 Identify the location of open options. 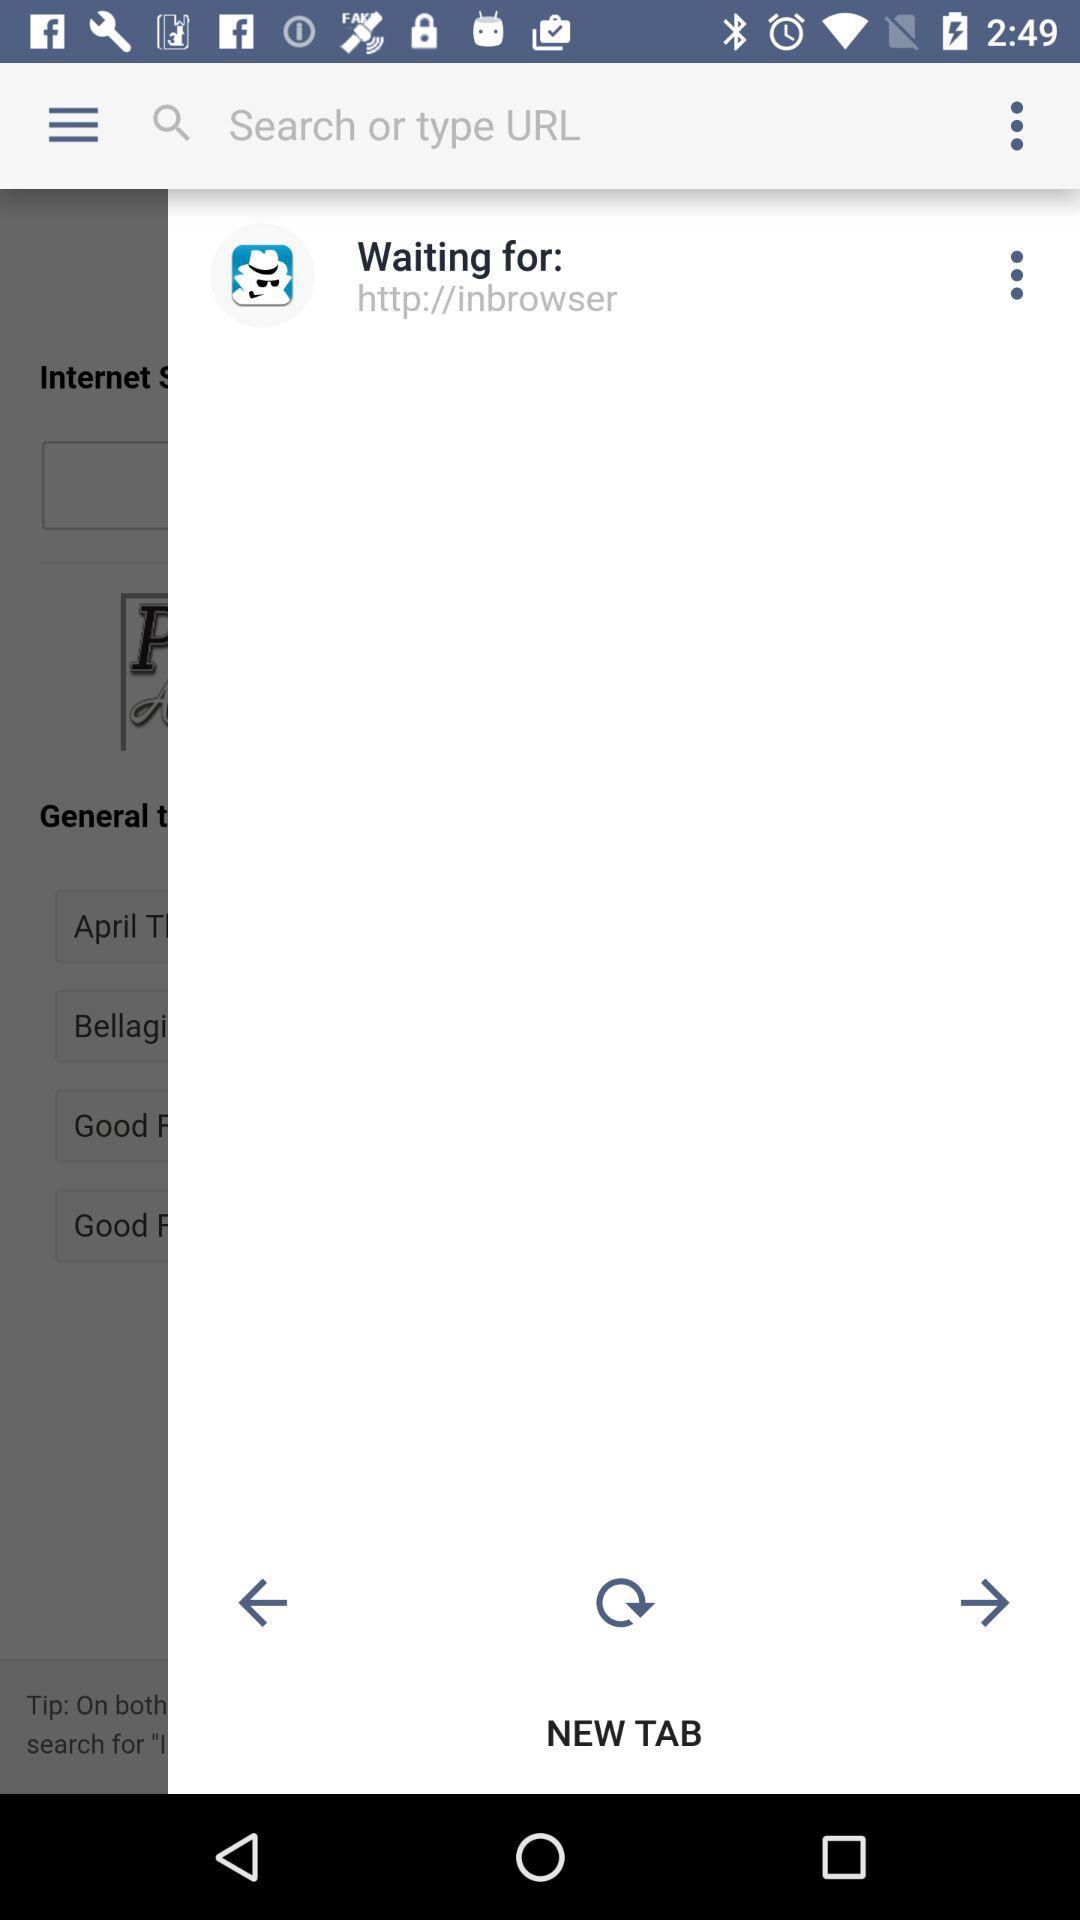
(1017, 124).